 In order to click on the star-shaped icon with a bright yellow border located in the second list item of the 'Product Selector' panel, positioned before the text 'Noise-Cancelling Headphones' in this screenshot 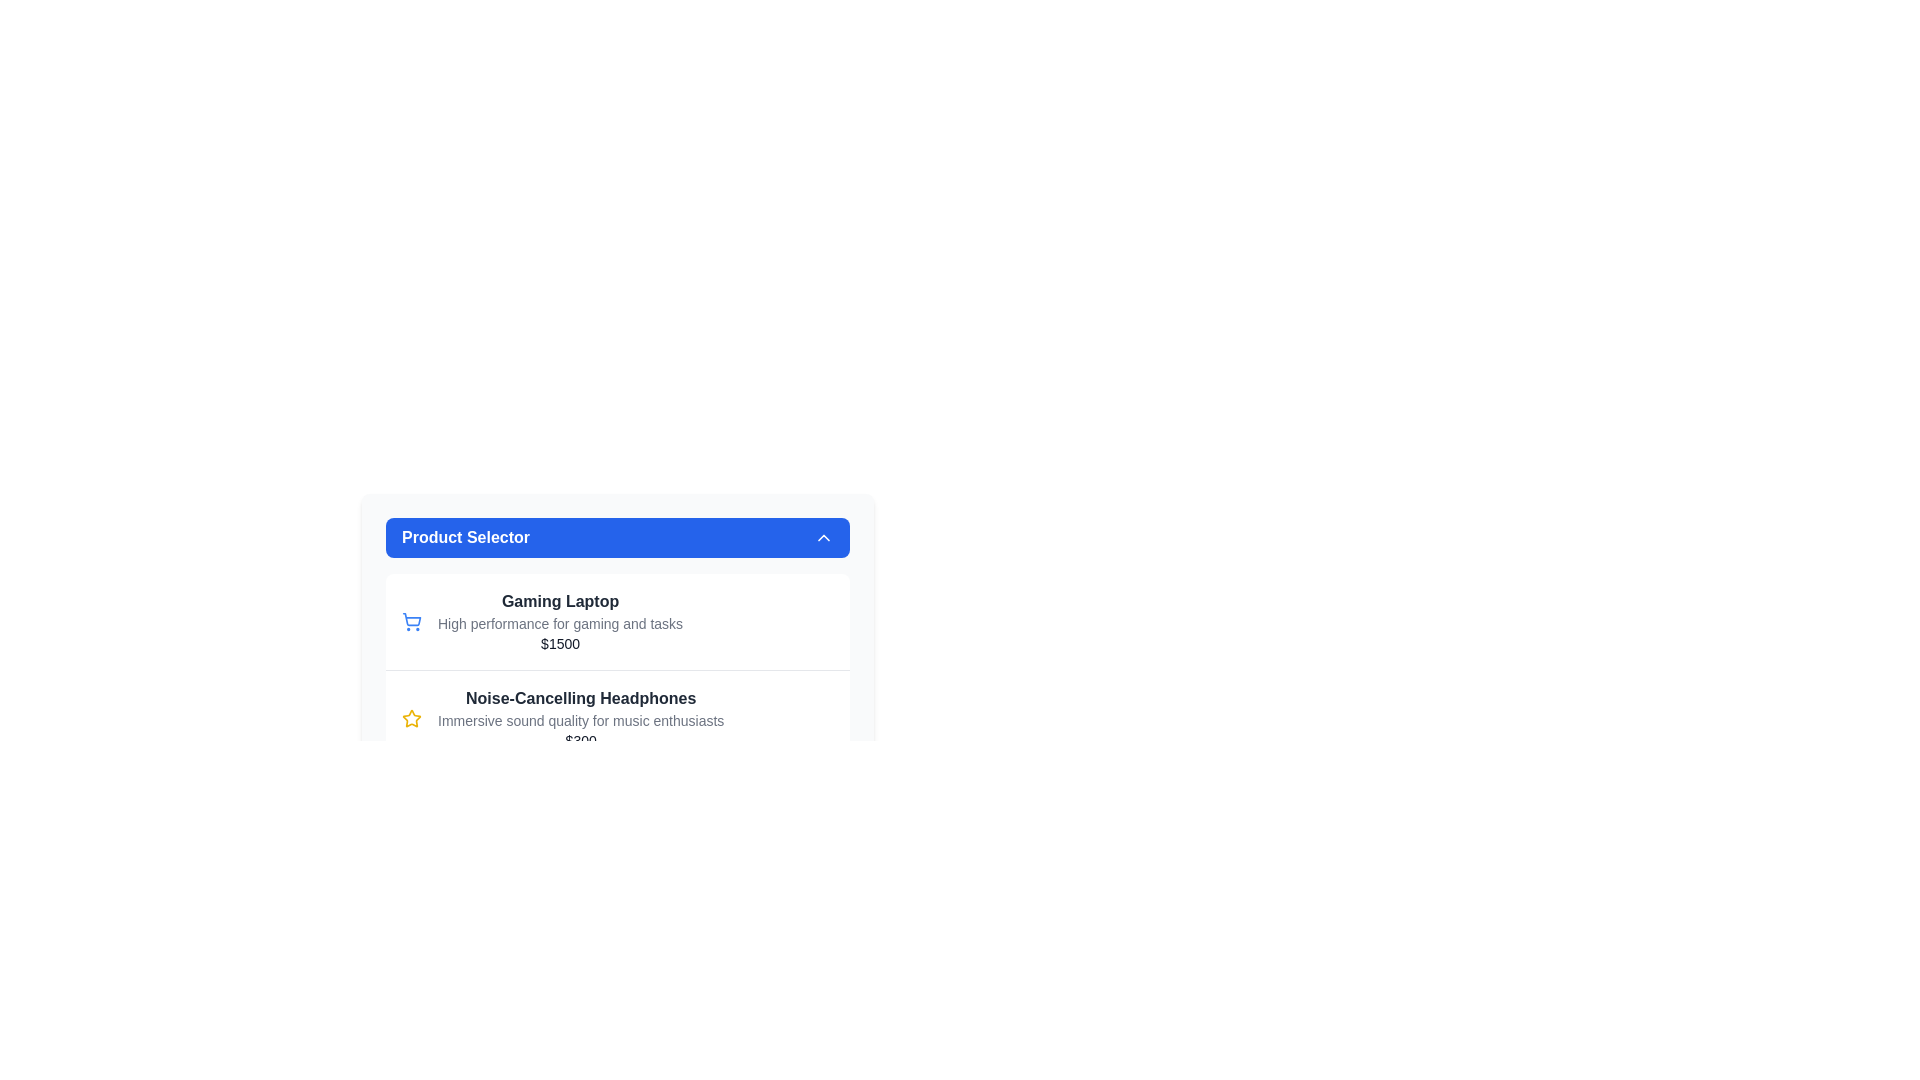, I will do `click(411, 717)`.